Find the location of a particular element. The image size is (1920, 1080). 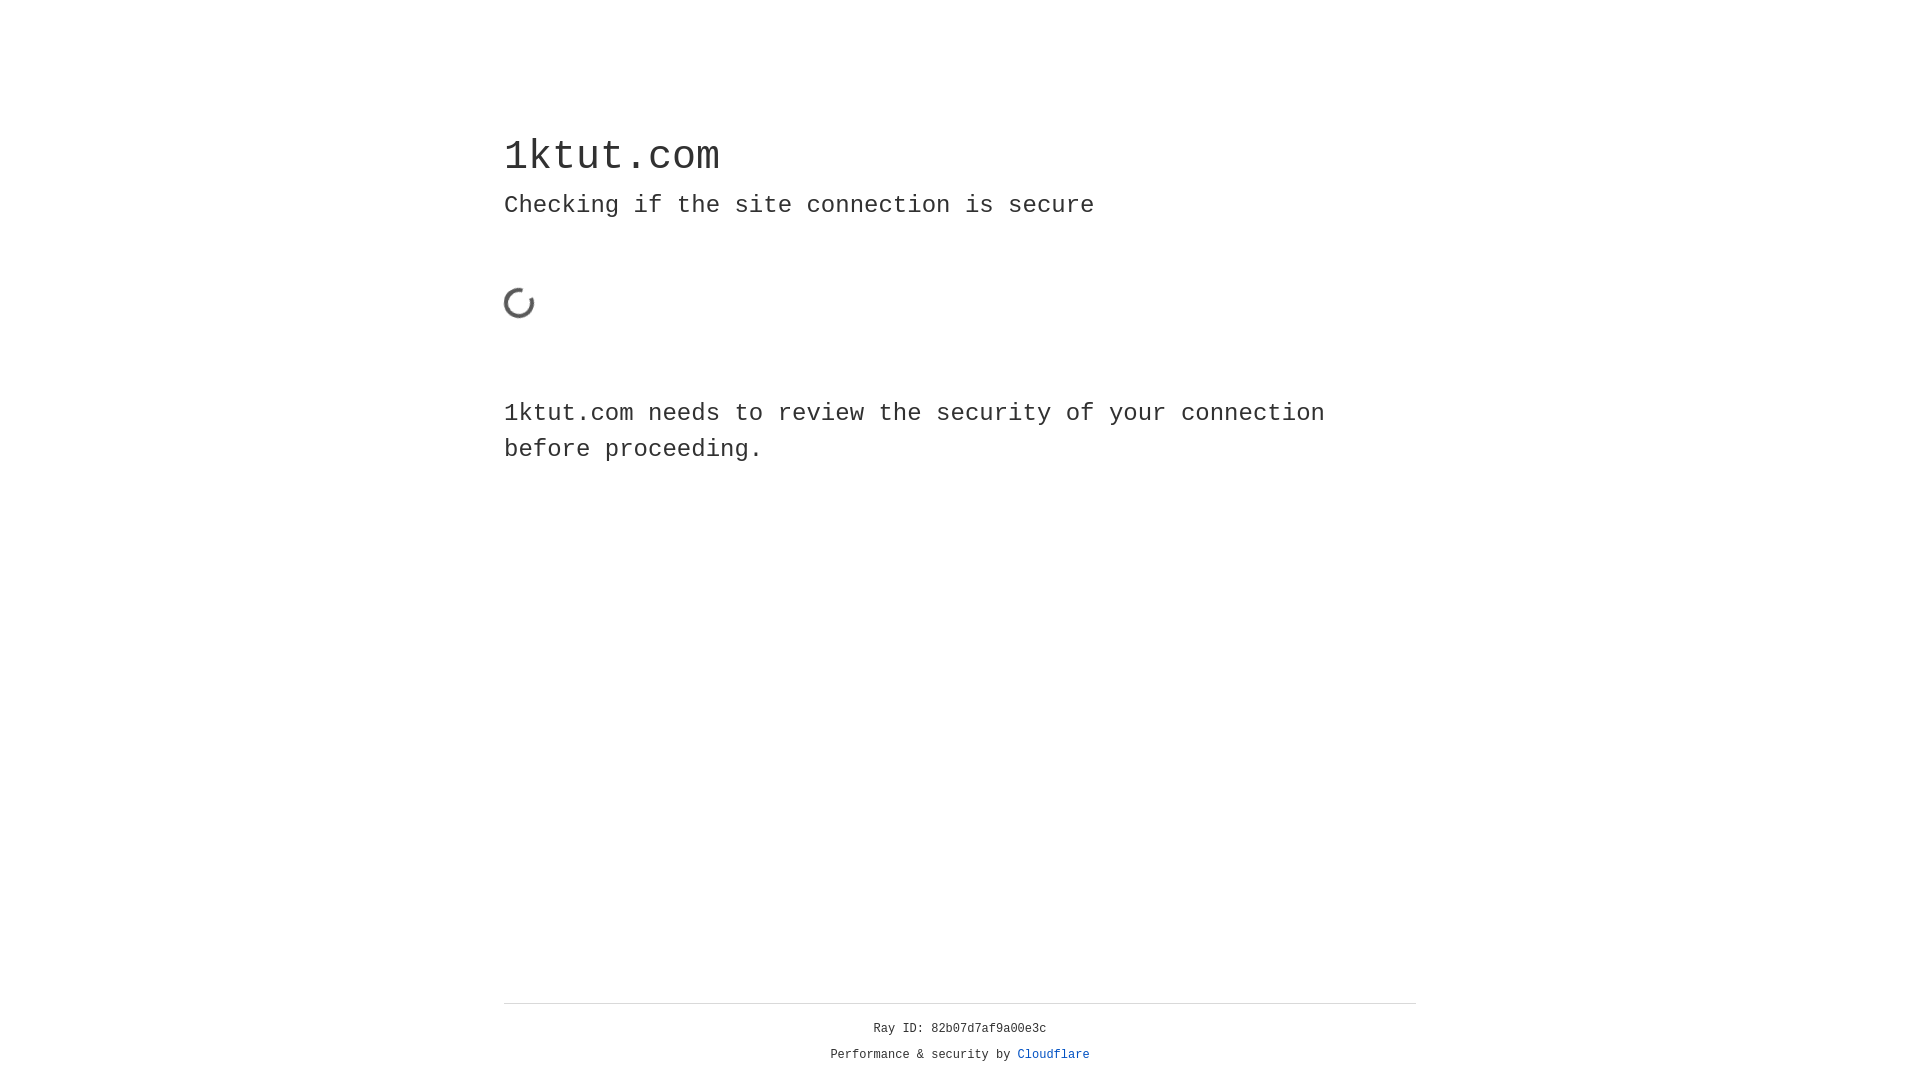

'Cloudflare' is located at coordinates (1053, 1054).